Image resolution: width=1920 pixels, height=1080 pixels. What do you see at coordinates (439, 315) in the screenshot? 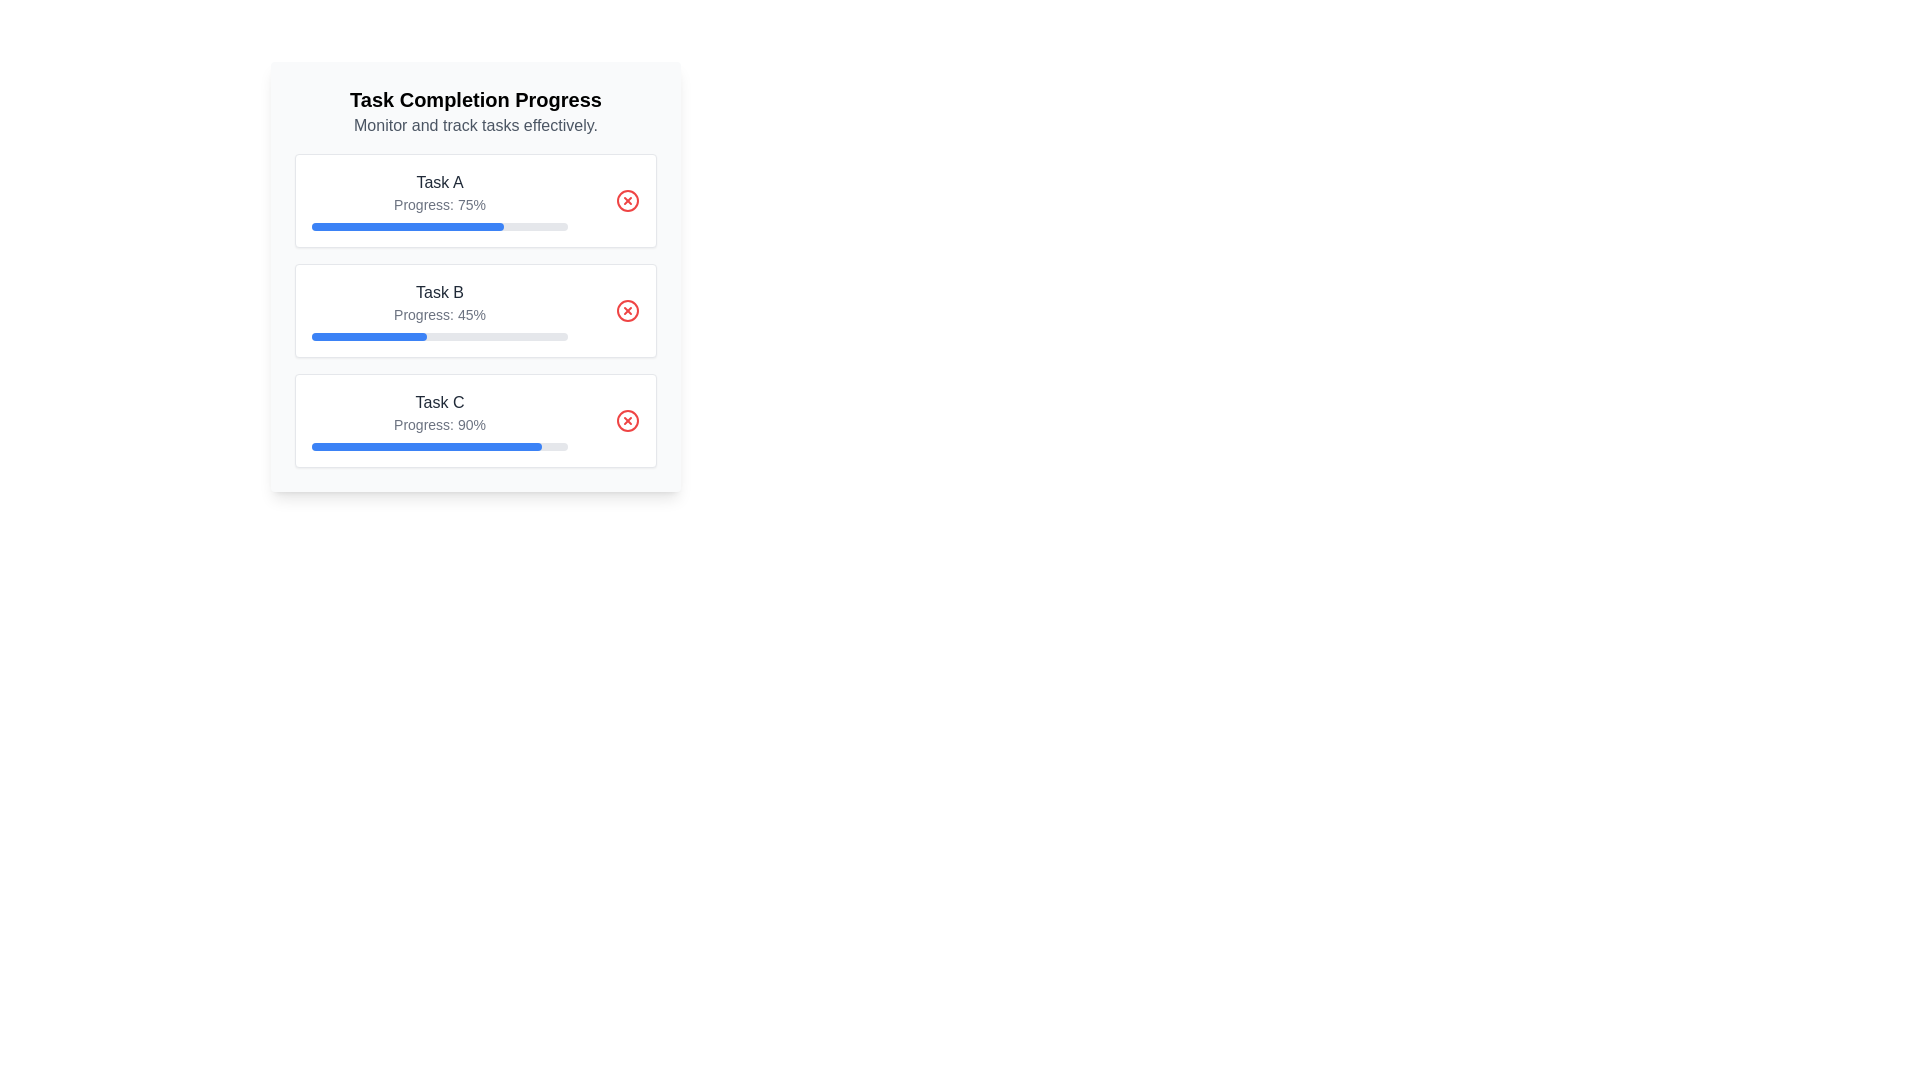
I see `the text label that displays the current progress of 'Task B', which is located below the task title and above the progress bar` at bounding box center [439, 315].